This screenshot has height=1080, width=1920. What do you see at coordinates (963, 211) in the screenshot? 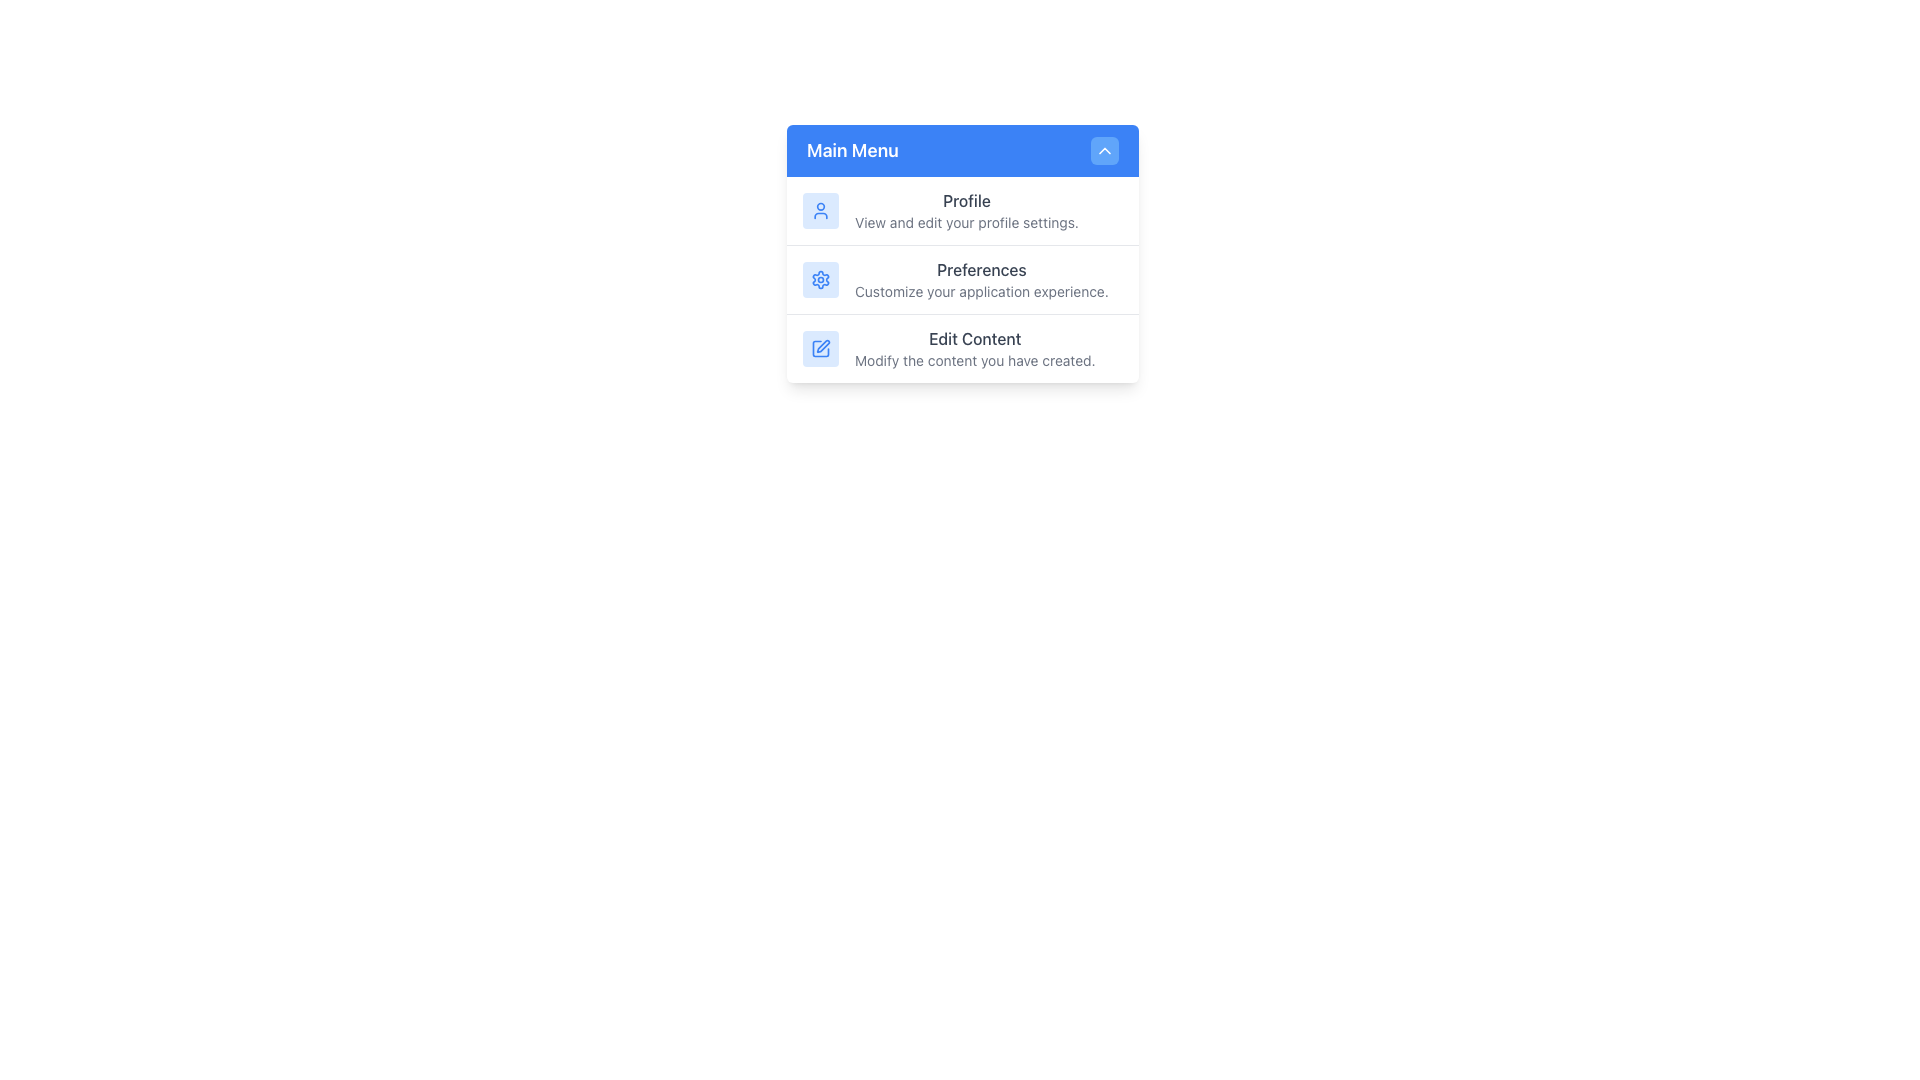
I see `the 'Profile' menu item, which is the first entry in the vertical menu under 'Main Menu' and features a blue user silhouette icon` at bounding box center [963, 211].